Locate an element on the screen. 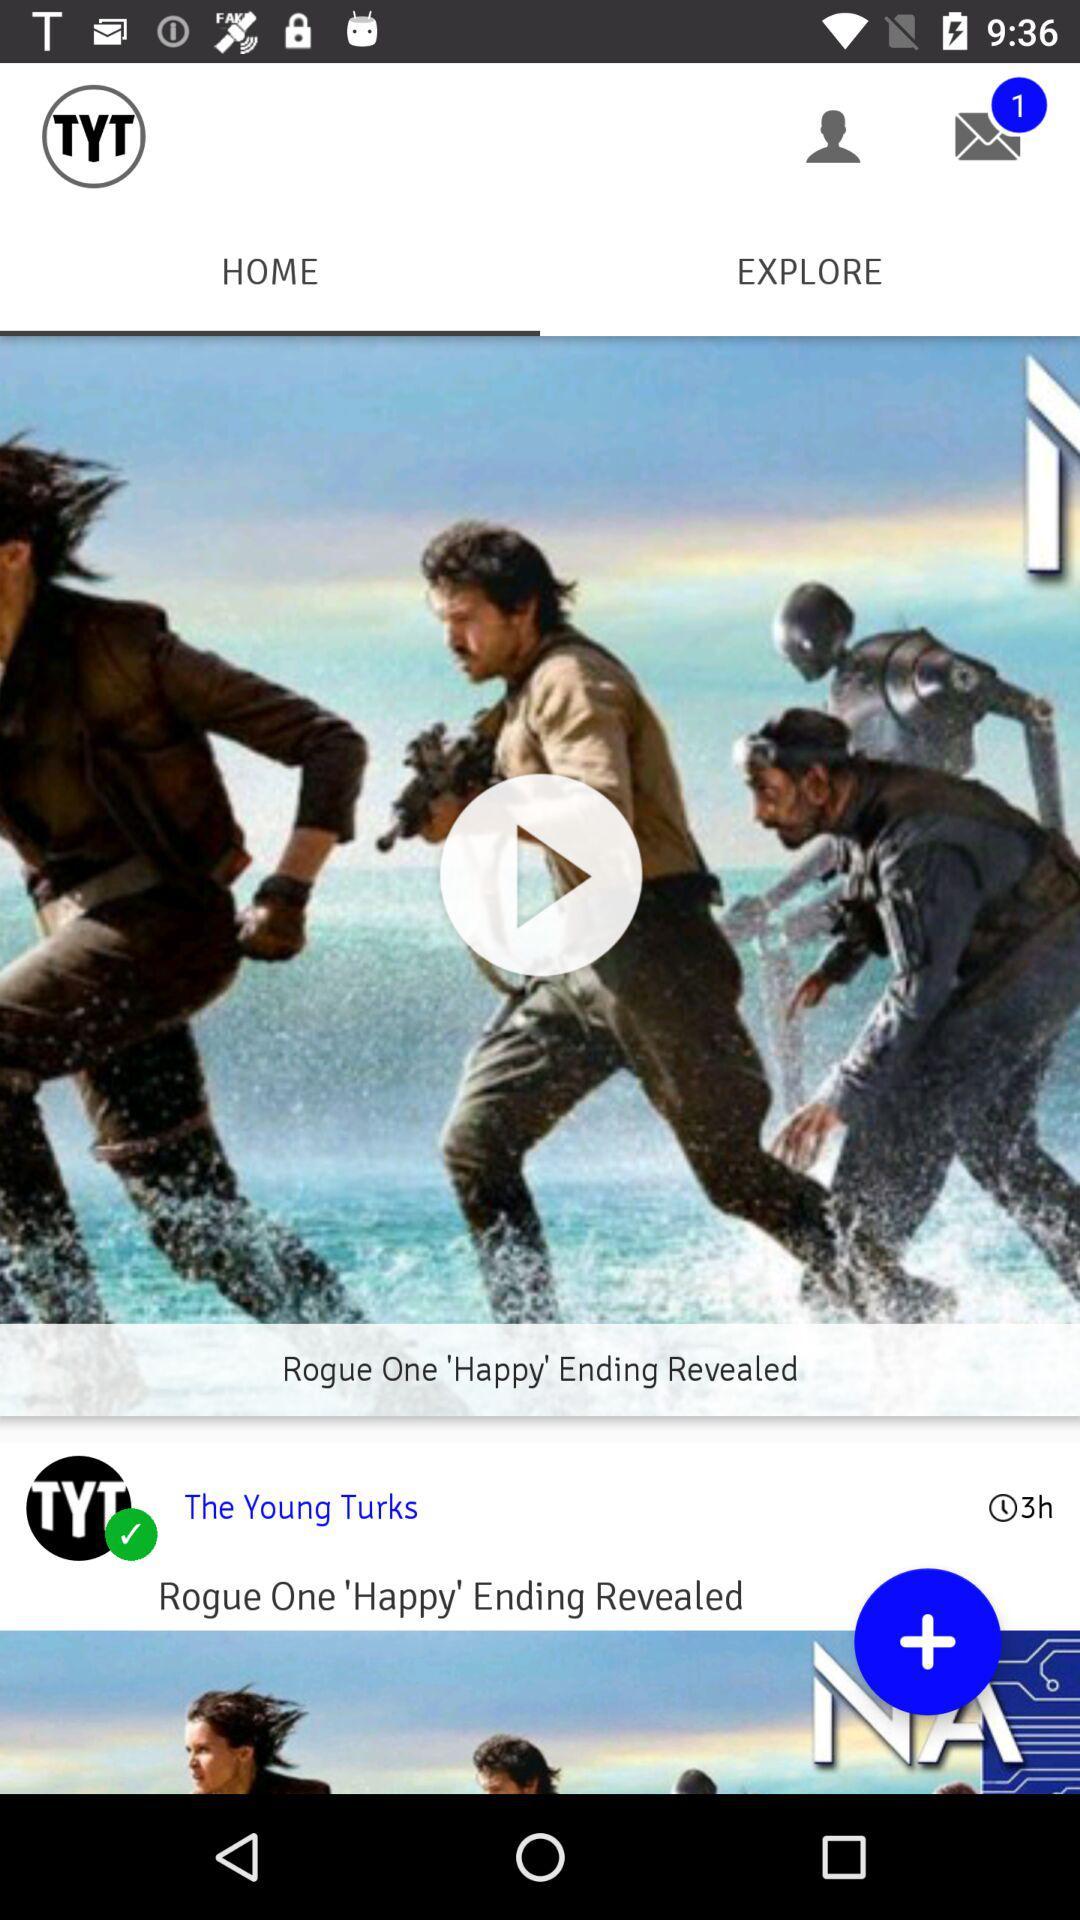  the young turks item is located at coordinates (573, 1507).